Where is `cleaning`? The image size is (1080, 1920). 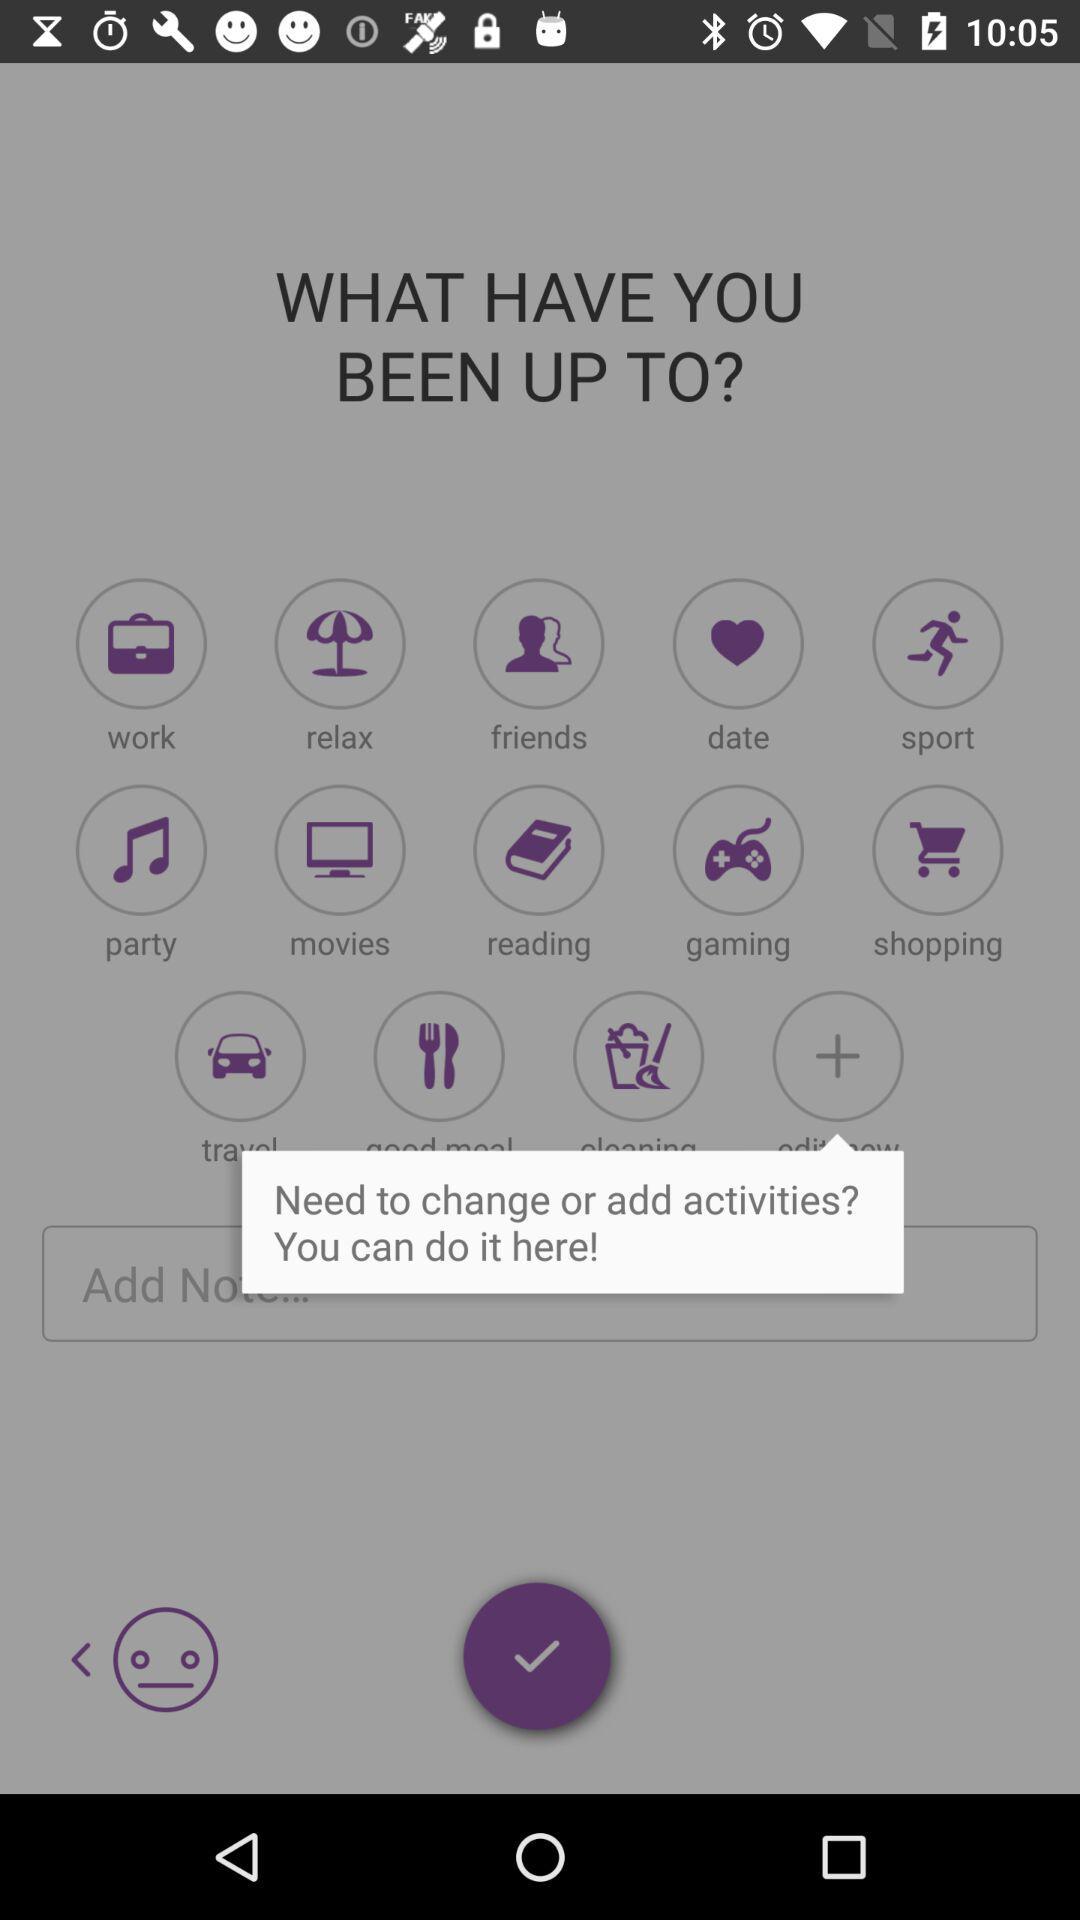 cleaning is located at coordinates (638, 1055).